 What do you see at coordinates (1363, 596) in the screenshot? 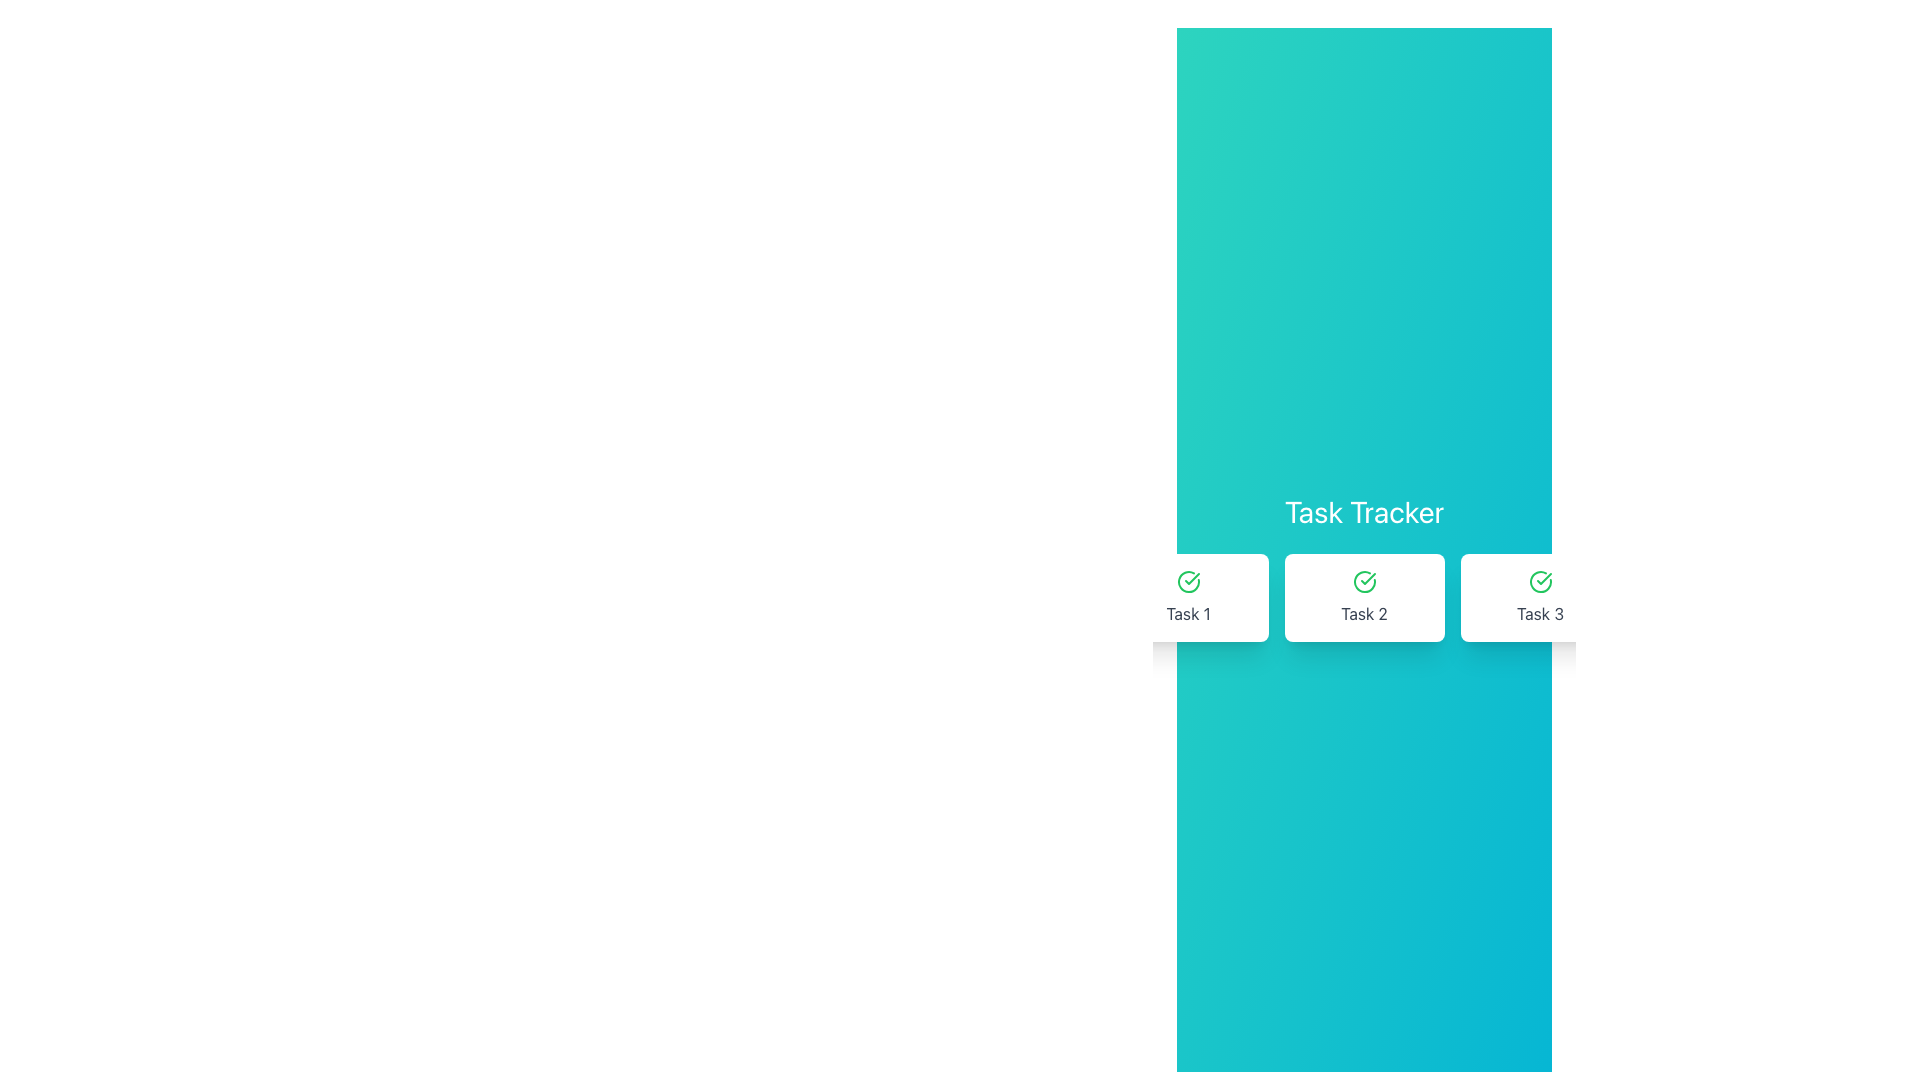
I see `the second card labeled 'Task 2', which is a white rectangular card with a green checkmark icon at the top and gray text below it` at bounding box center [1363, 596].